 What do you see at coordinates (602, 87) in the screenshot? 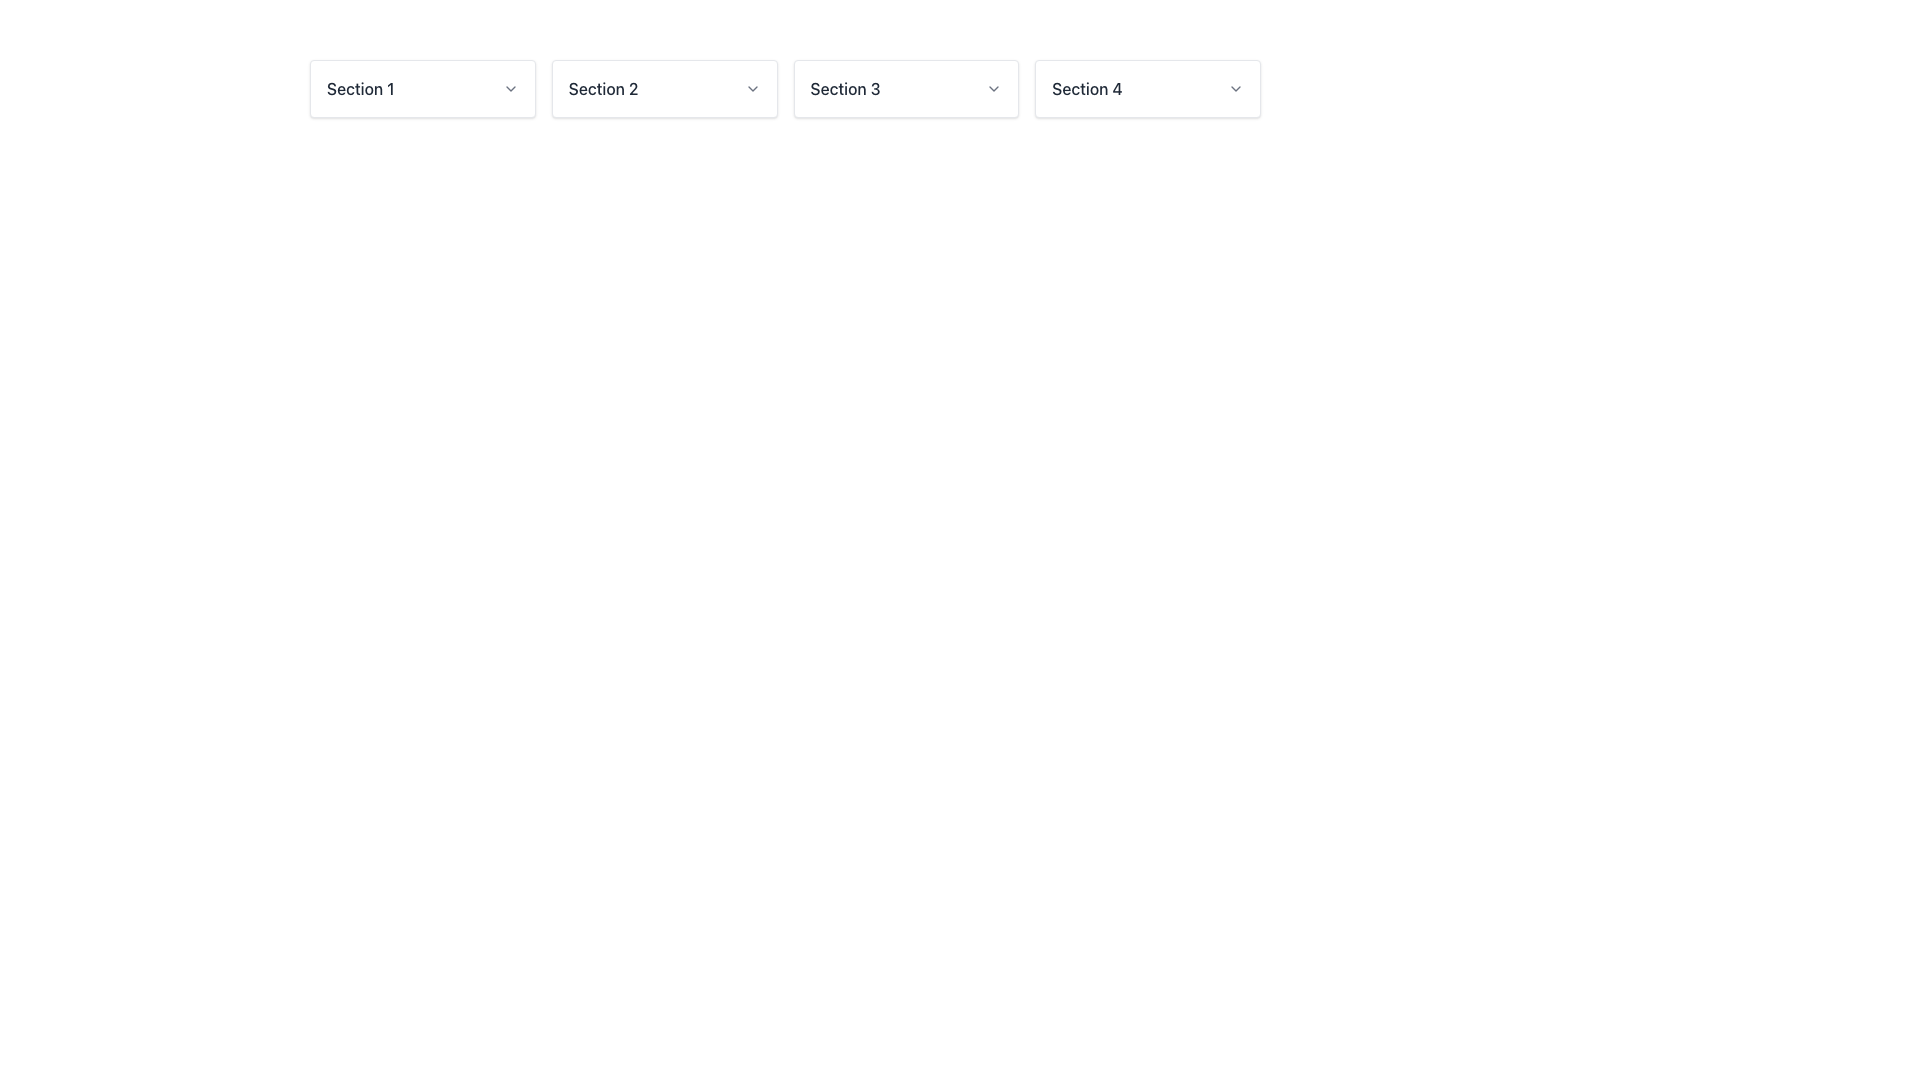
I see `the text label displaying 'Section 2' located in the horizontal navigation bar, which is the second item from the left` at bounding box center [602, 87].